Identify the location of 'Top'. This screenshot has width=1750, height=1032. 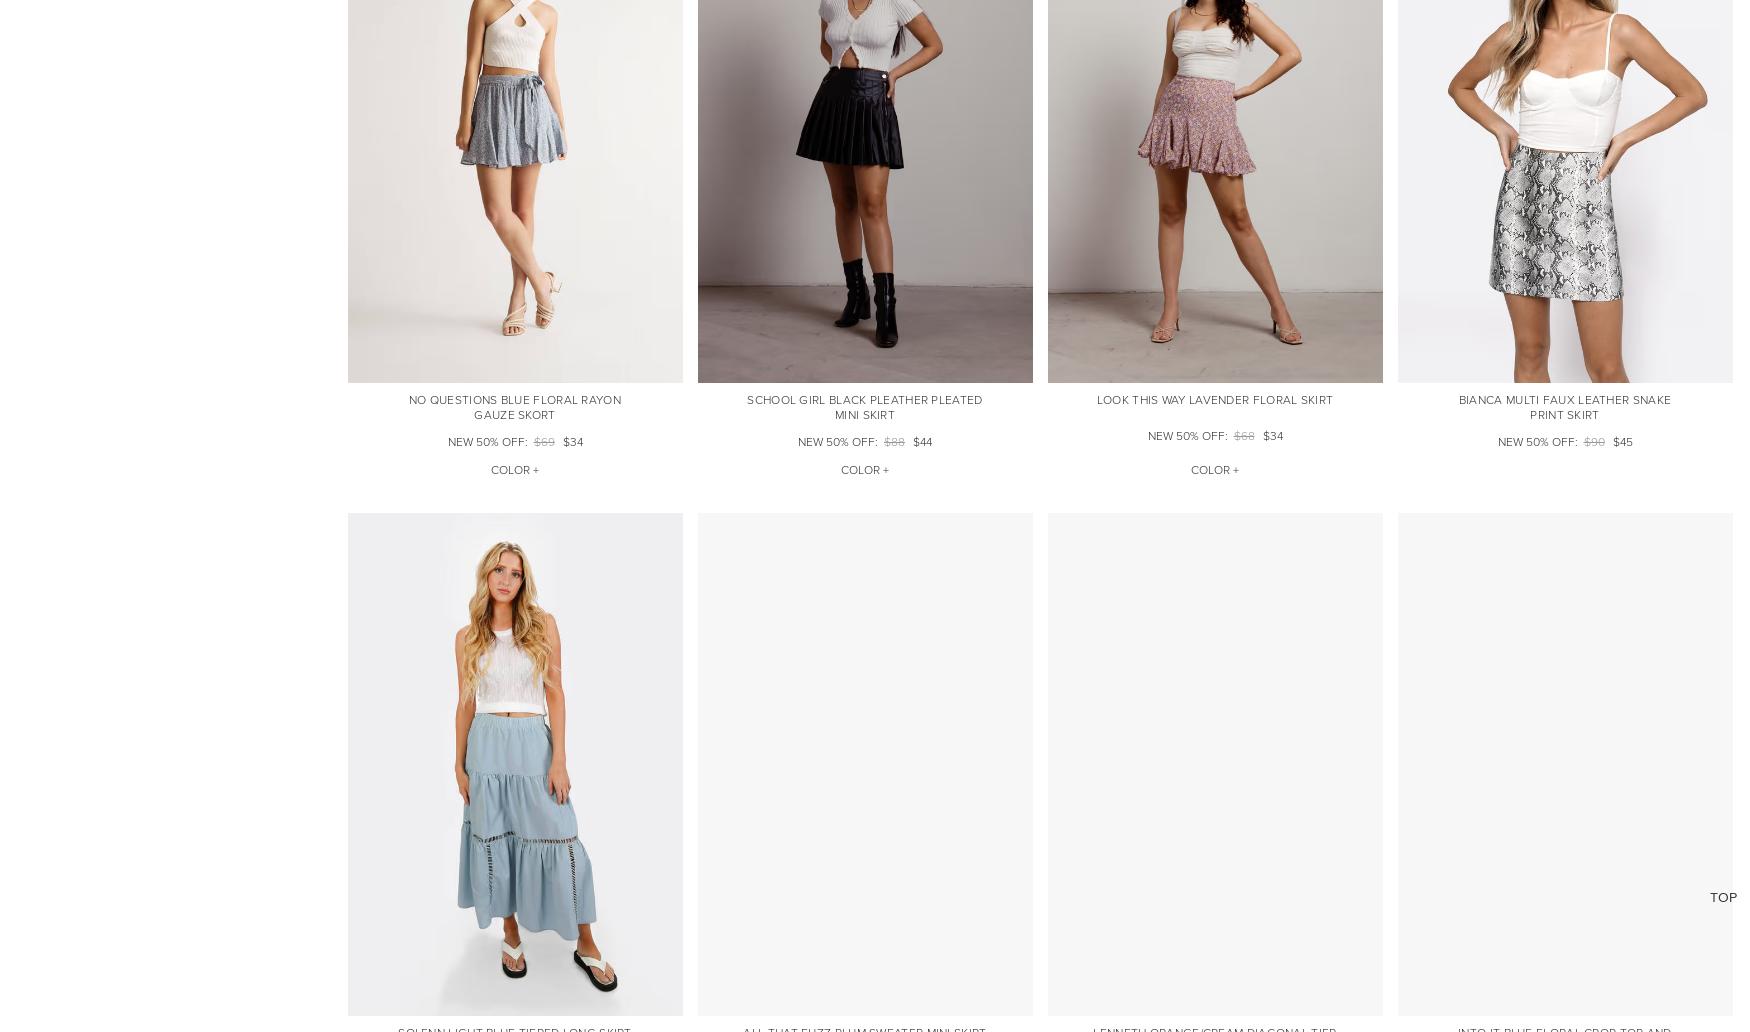
(1722, 897).